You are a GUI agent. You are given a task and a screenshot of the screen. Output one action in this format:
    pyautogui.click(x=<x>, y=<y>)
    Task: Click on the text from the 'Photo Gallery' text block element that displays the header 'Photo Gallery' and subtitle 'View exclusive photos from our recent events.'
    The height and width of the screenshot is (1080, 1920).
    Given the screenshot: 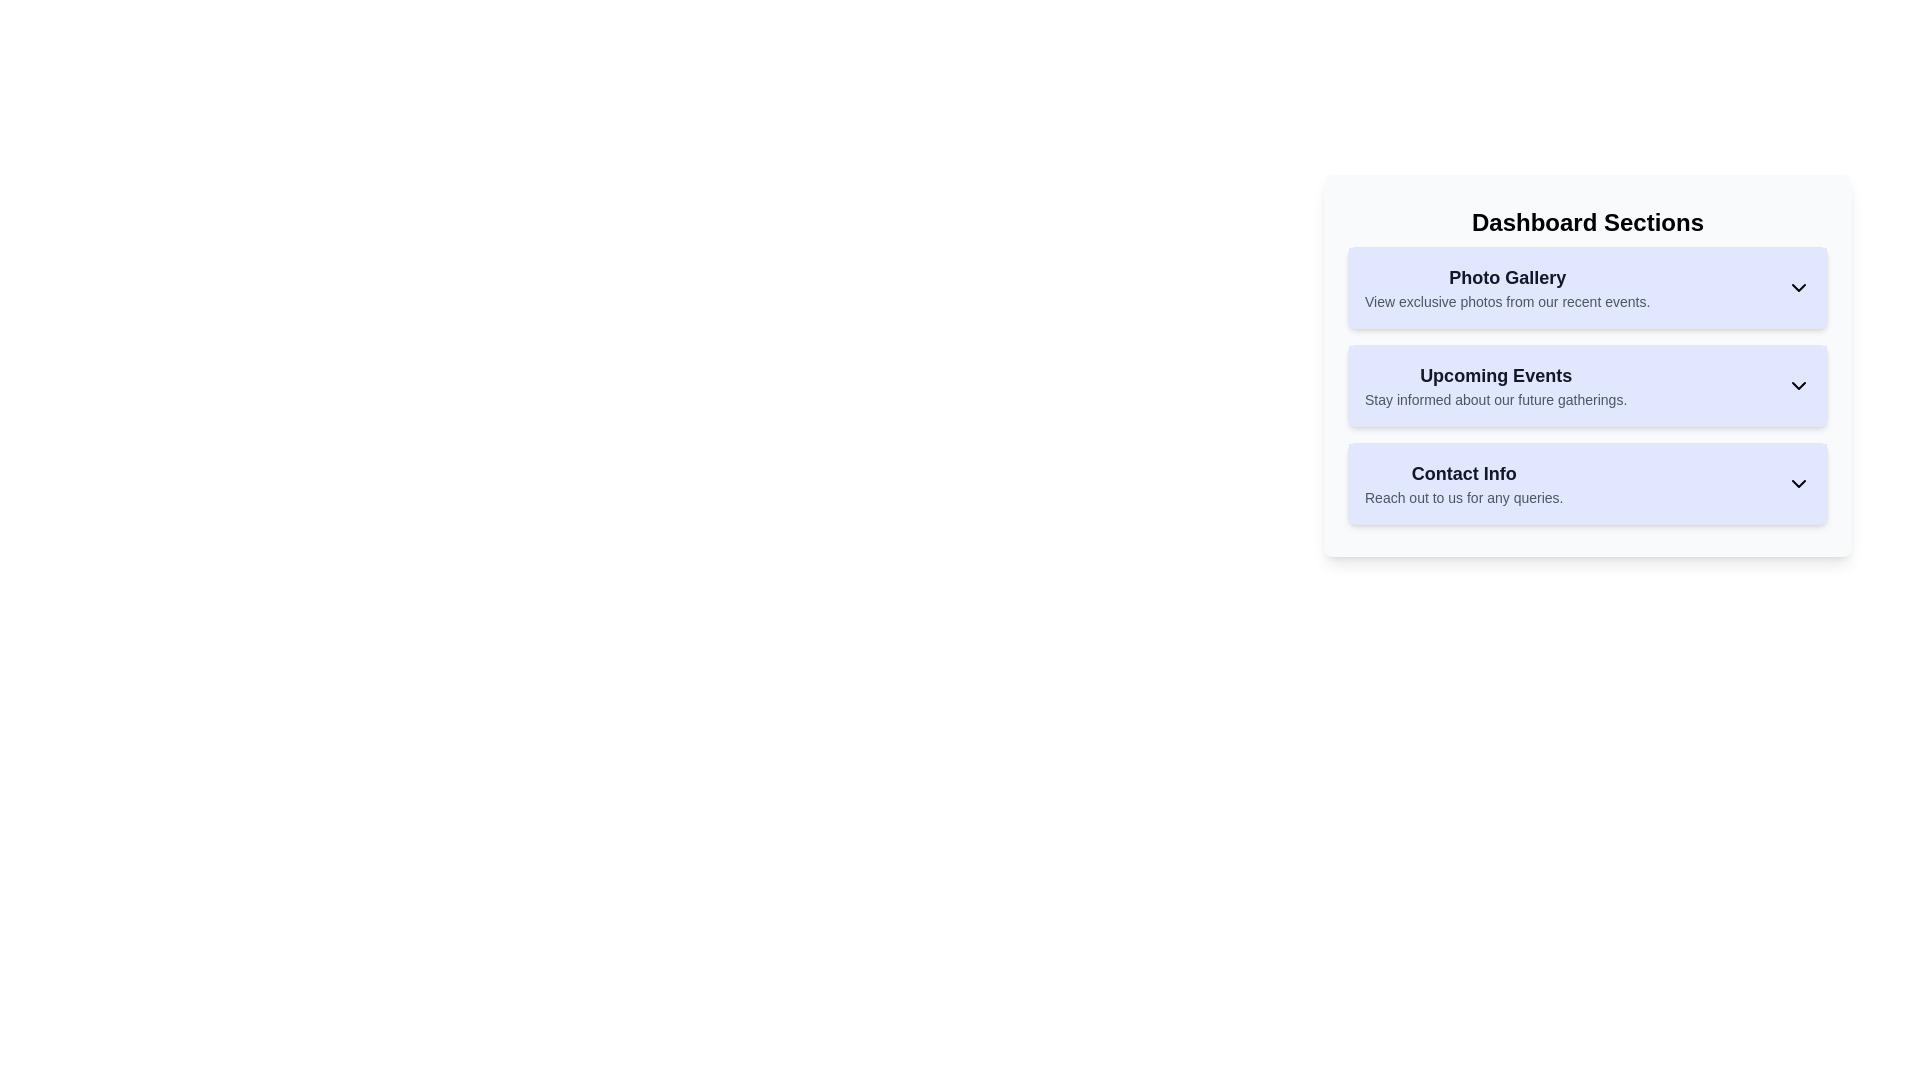 What is the action you would take?
    pyautogui.click(x=1507, y=288)
    